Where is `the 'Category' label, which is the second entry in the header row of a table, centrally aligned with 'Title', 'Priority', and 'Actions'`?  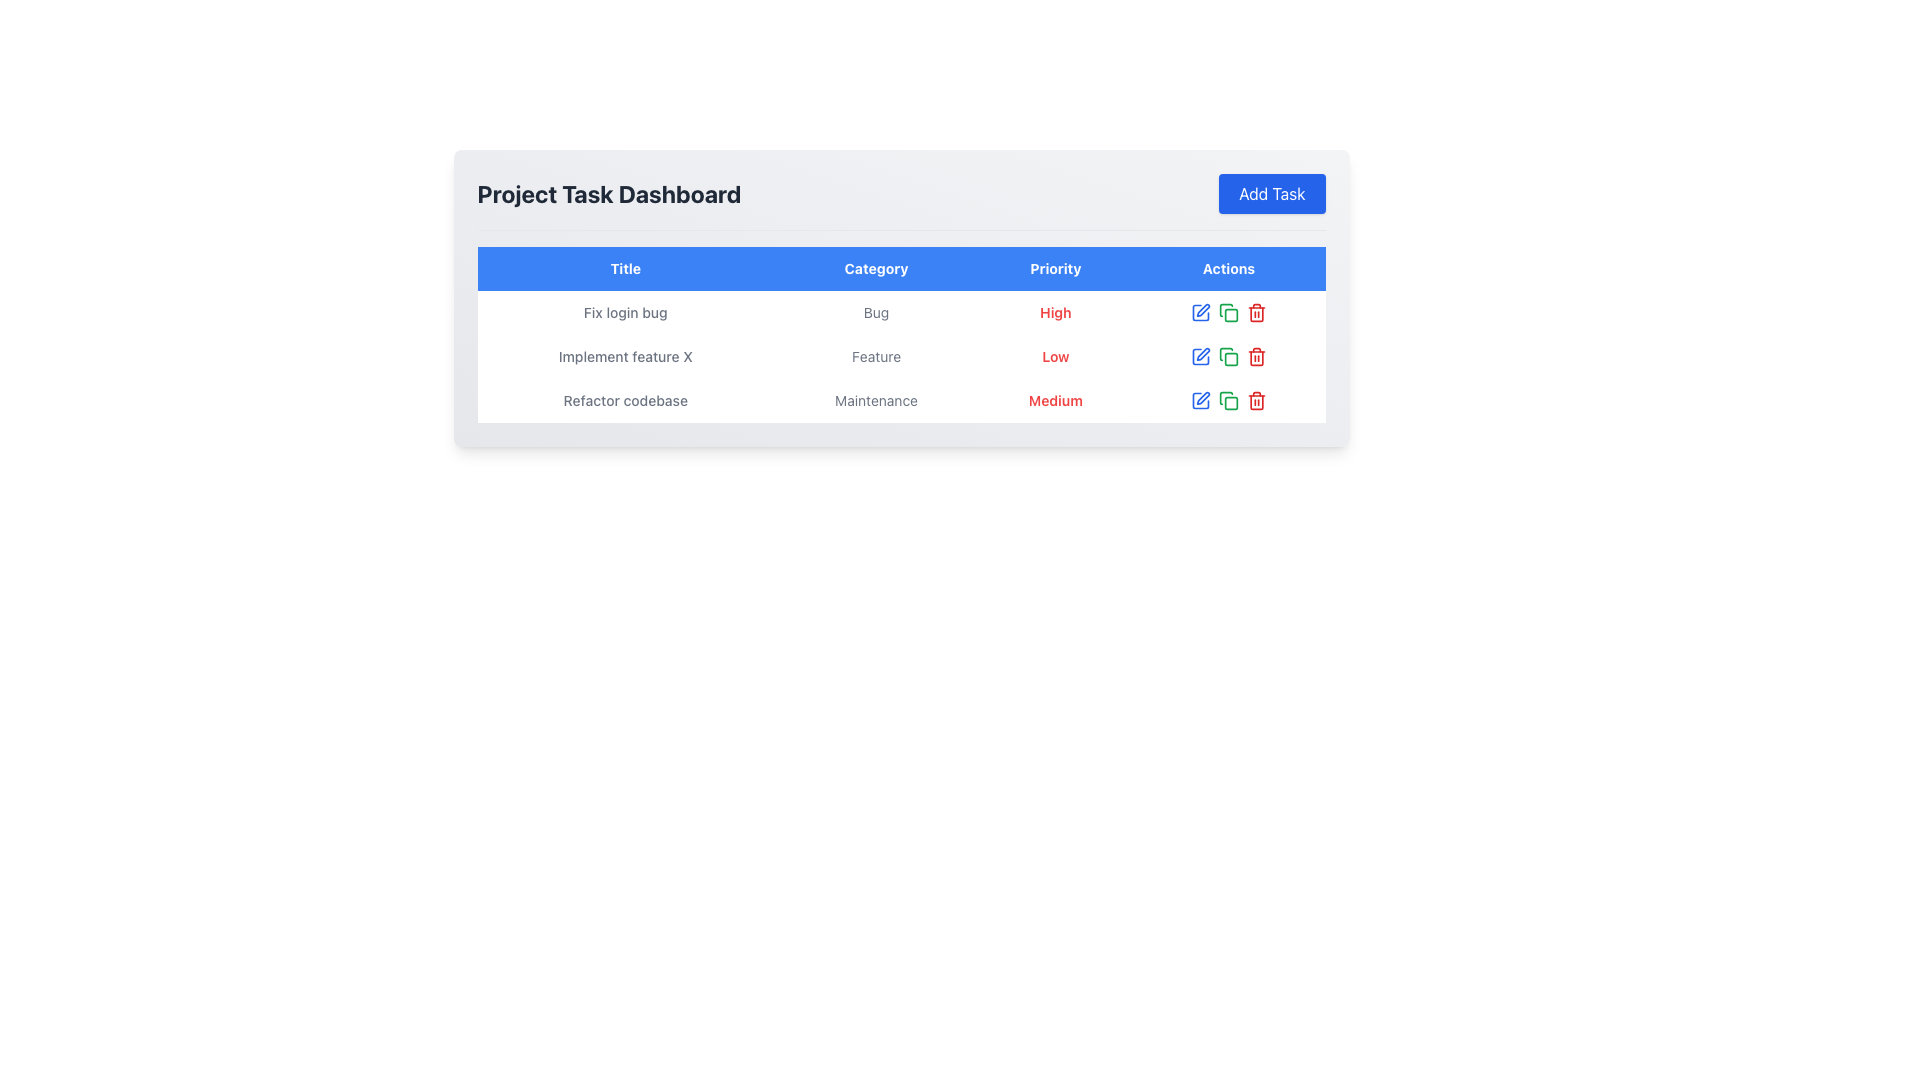 the 'Category' label, which is the second entry in the header row of a table, centrally aligned with 'Title', 'Priority', and 'Actions' is located at coordinates (876, 268).